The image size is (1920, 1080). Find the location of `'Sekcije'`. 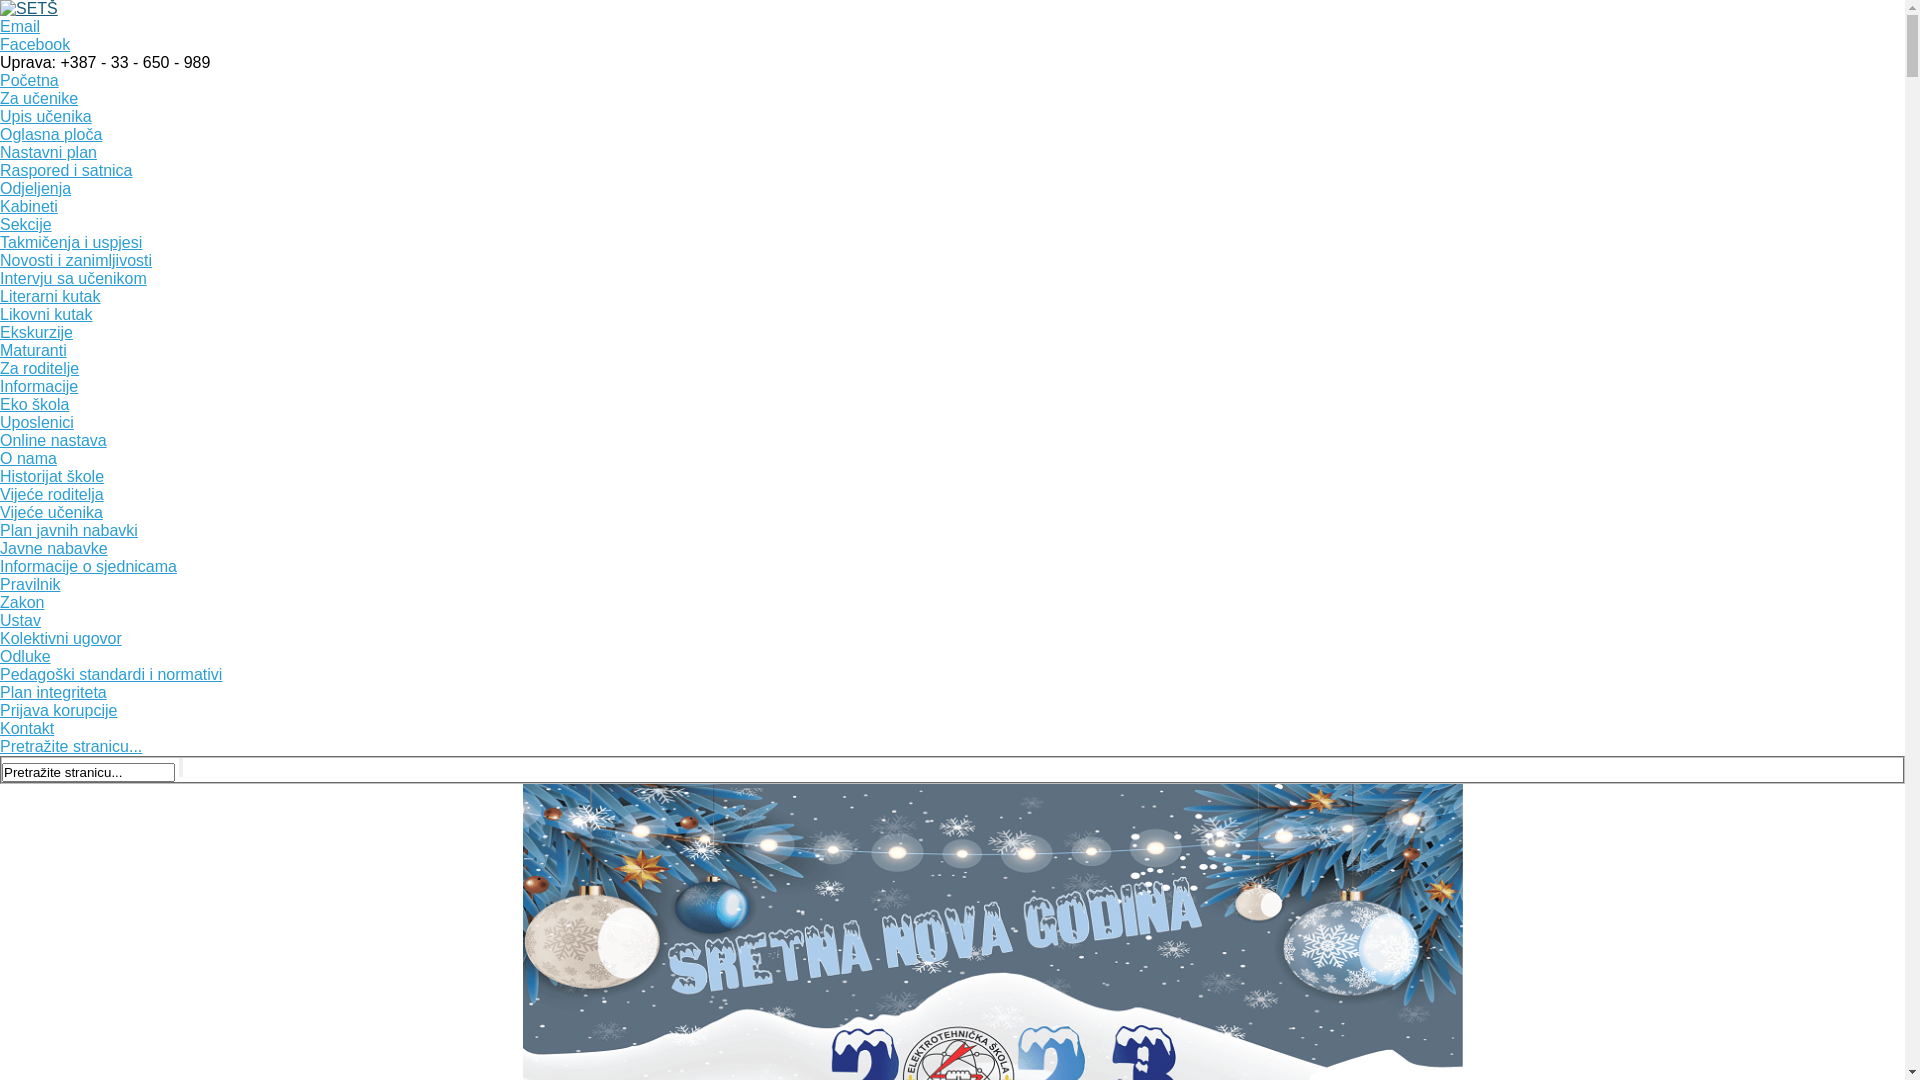

'Sekcije' is located at coordinates (25, 224).